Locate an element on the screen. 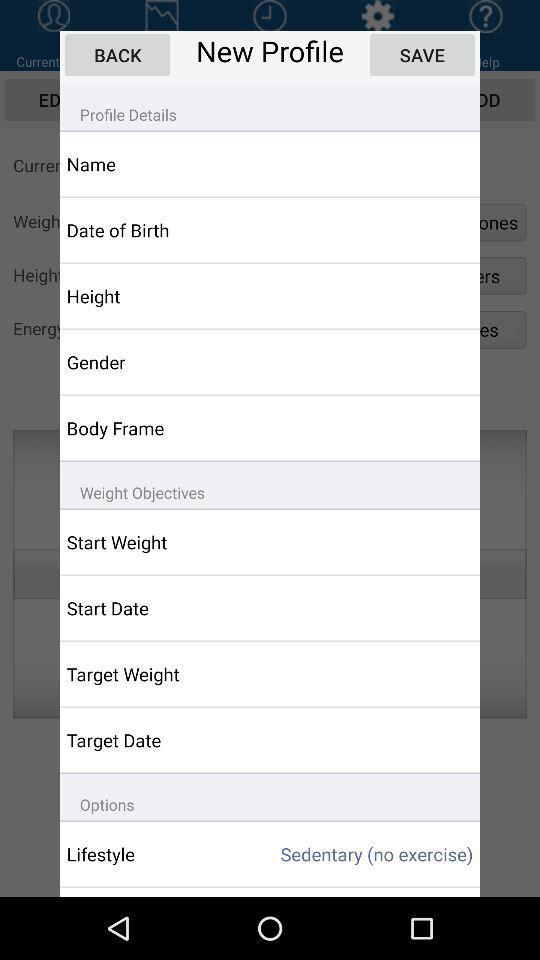 Image resolution: width=540 pixels, height=960 pixels. app below weight objectives icon is located at coordinates (155, 542).